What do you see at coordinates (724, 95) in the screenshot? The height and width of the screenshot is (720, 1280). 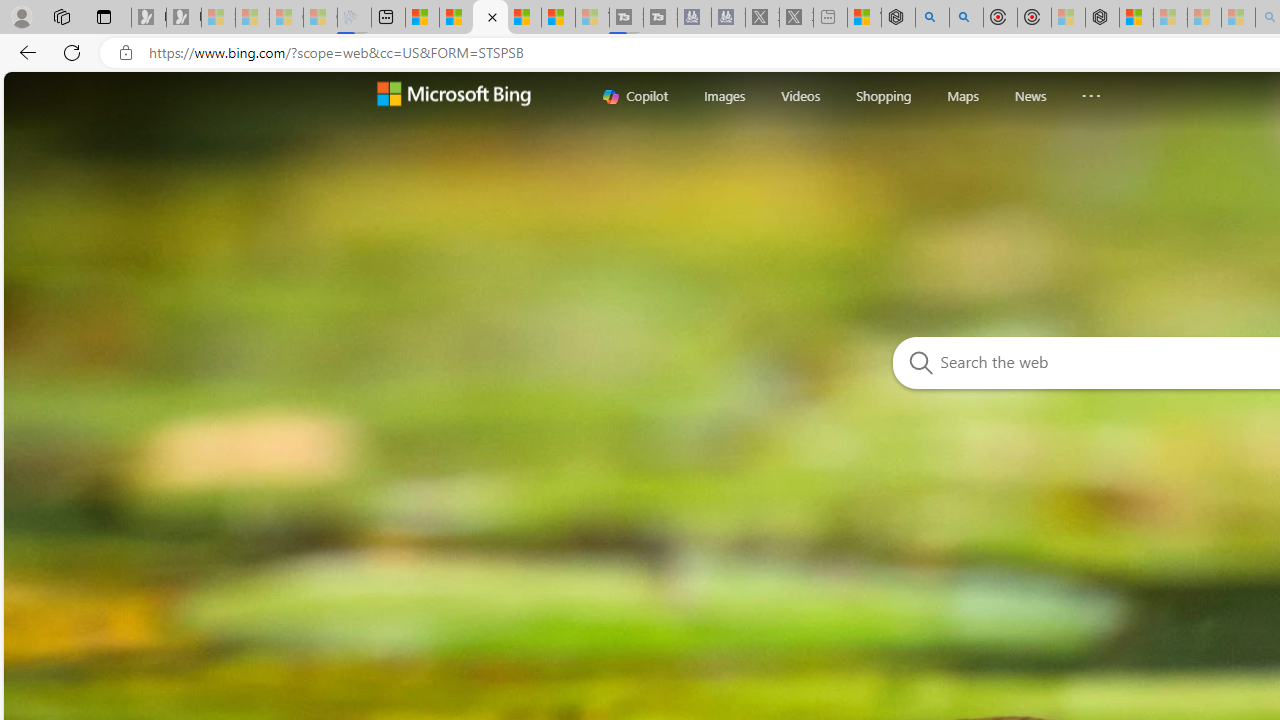 I see `'Images'` at bounding box center [724, 95].